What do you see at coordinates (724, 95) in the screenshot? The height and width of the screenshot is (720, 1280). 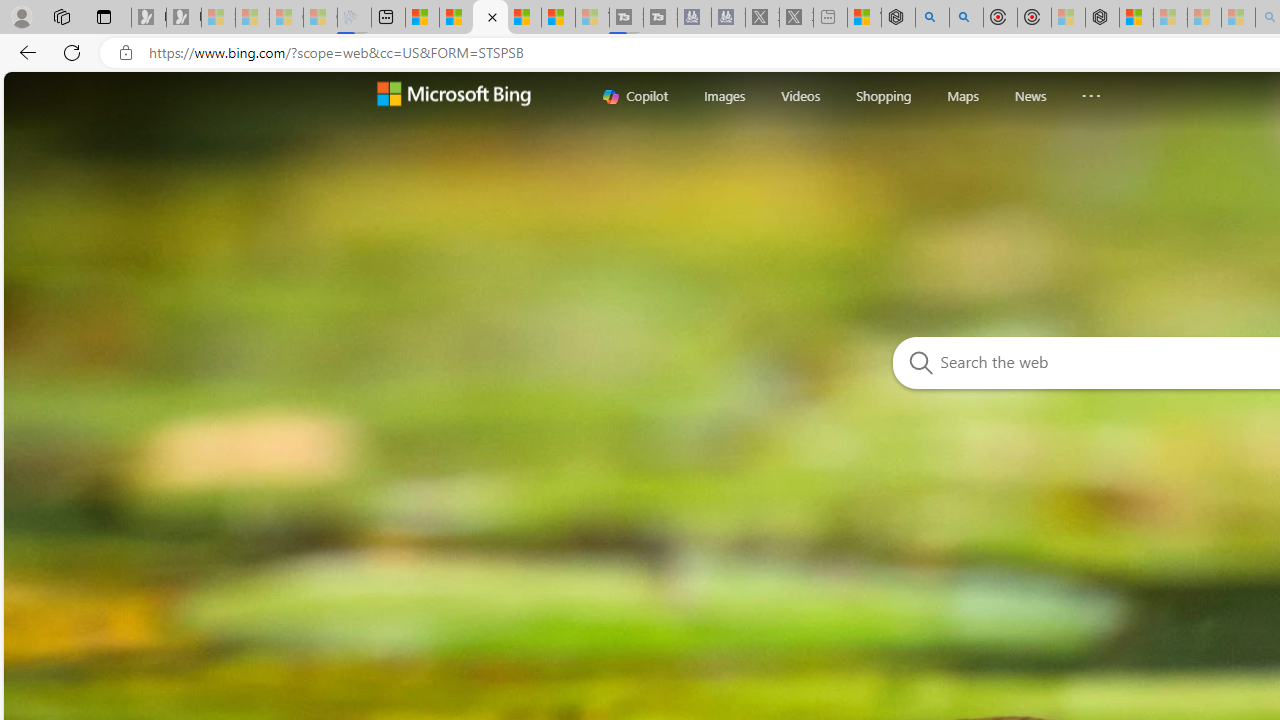 I see `'Images'` at bounding box center [724, 95].